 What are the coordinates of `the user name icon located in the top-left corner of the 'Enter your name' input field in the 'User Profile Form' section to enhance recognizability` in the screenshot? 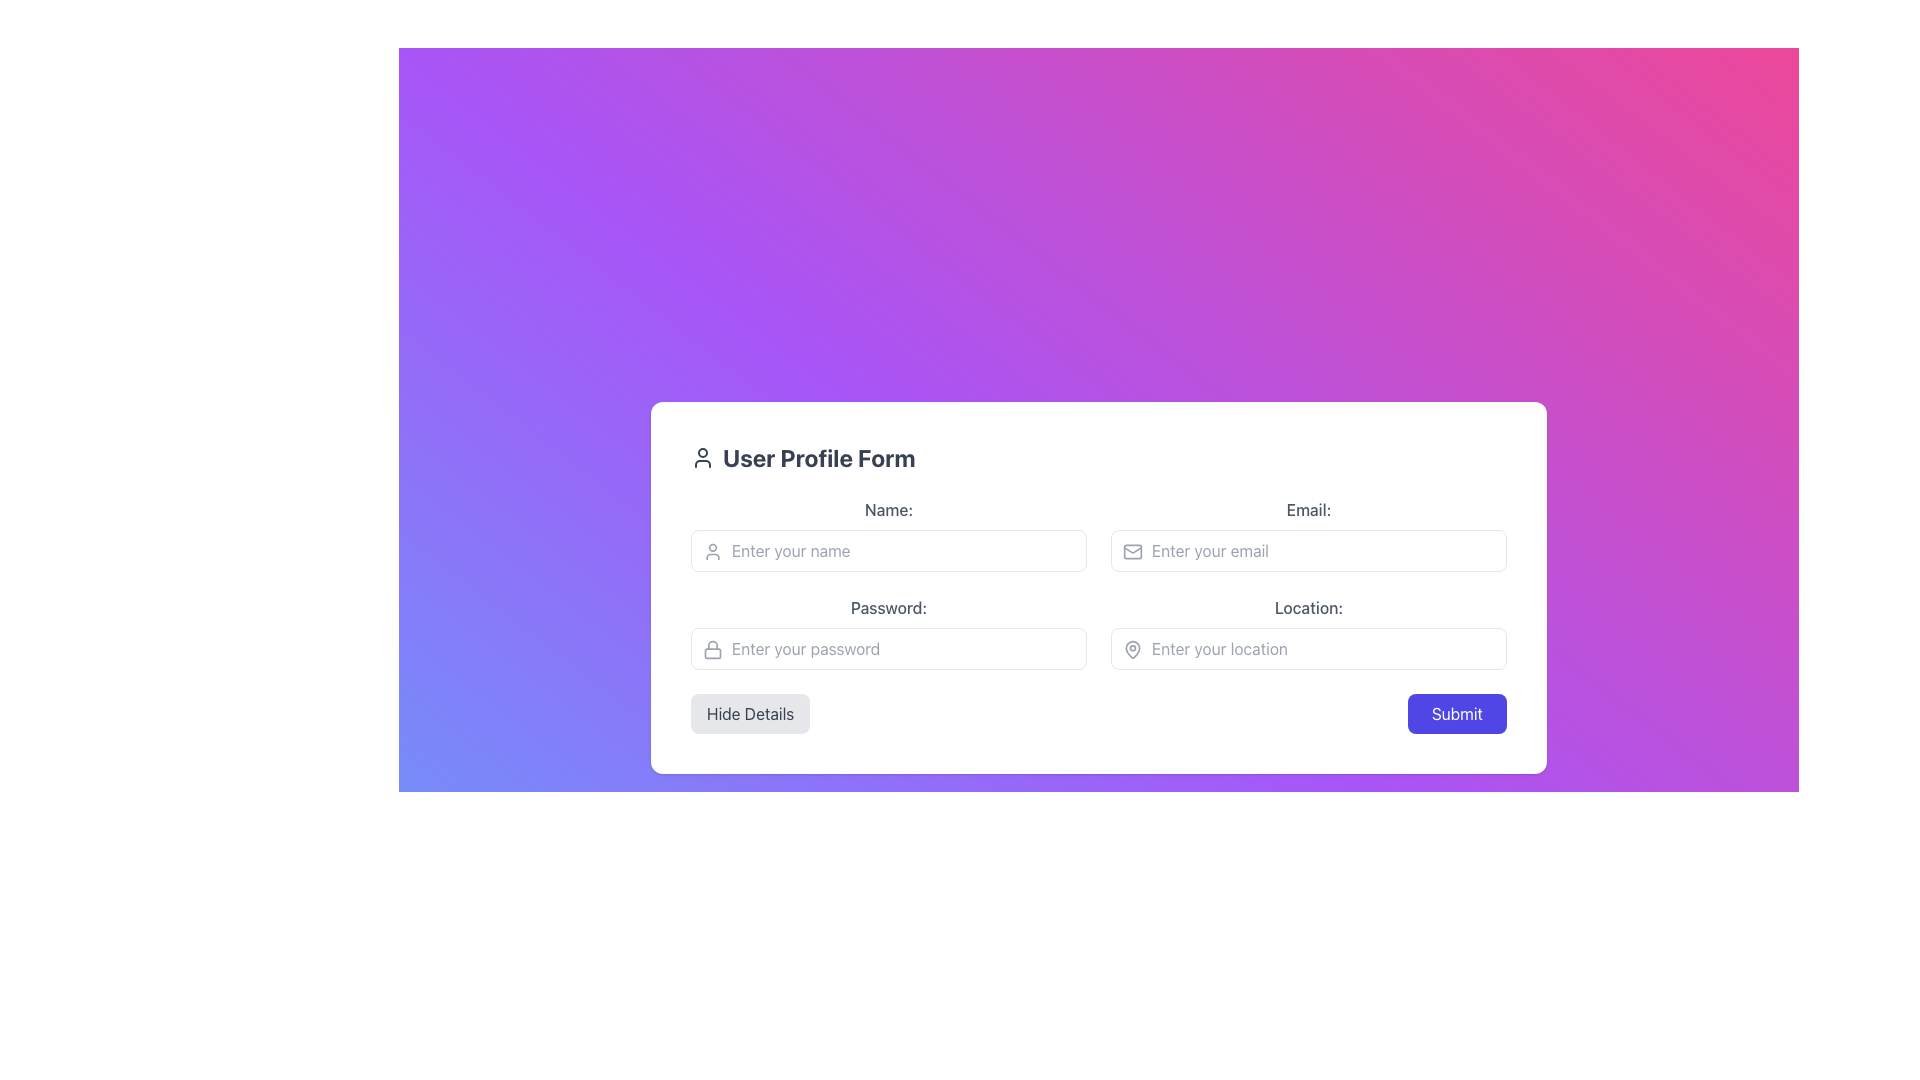 It's located at (713, 551).